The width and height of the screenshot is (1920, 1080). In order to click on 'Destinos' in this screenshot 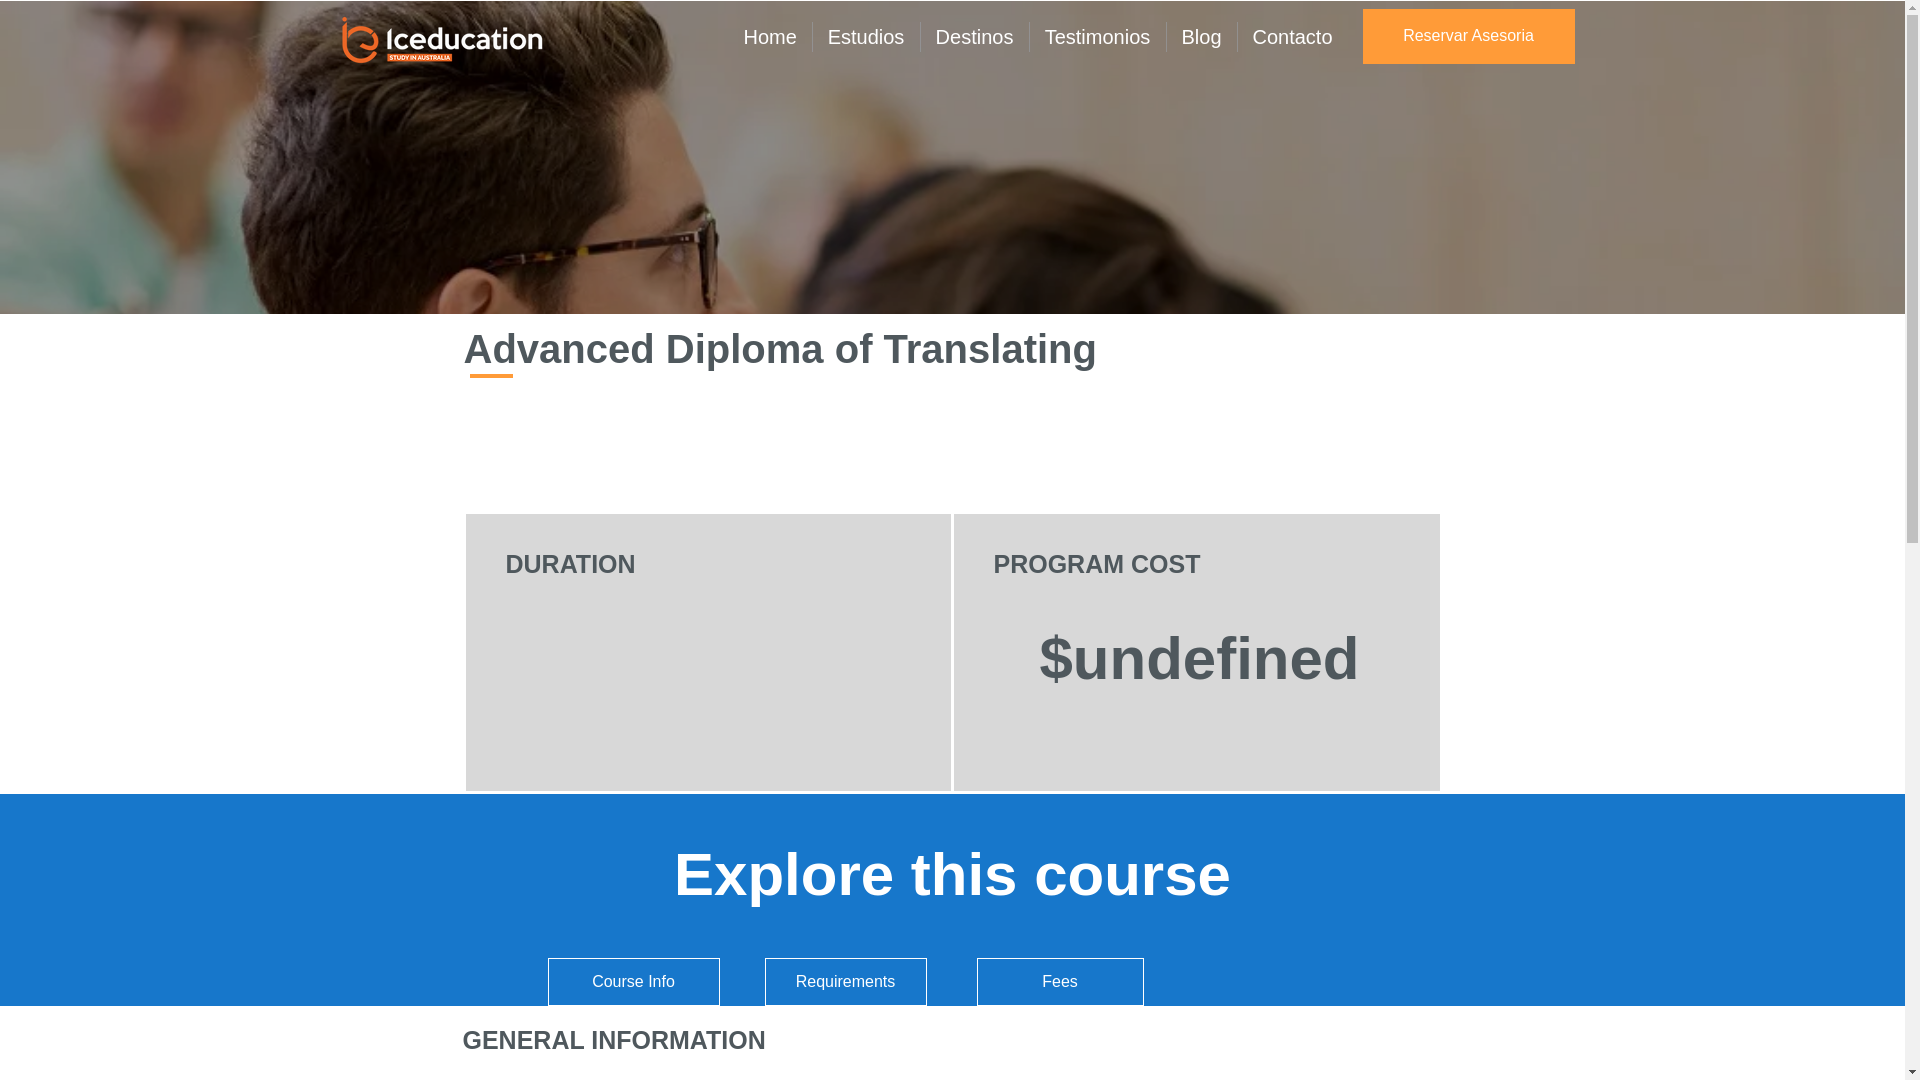, I will do `click(974, 37)`.